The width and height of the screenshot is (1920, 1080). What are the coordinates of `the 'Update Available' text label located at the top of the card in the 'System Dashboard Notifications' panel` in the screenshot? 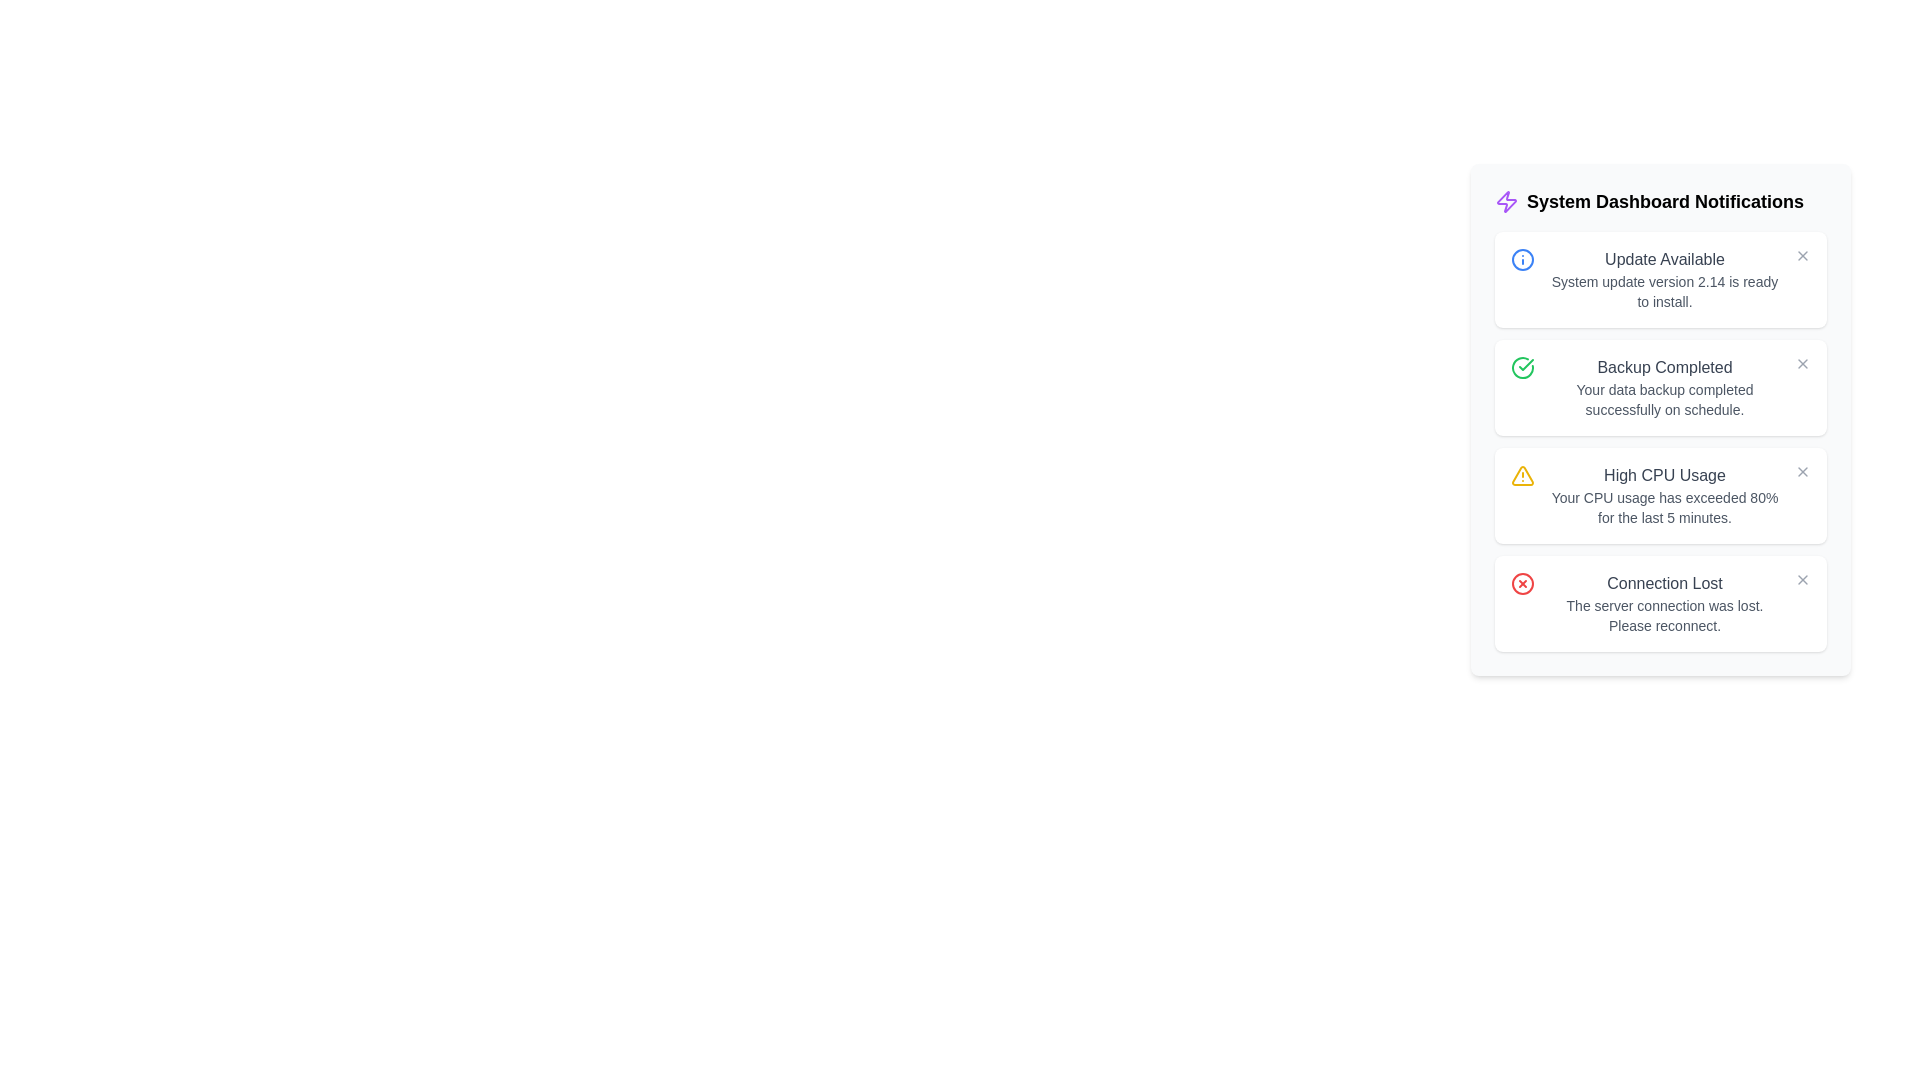 It's located at (1665, 258).